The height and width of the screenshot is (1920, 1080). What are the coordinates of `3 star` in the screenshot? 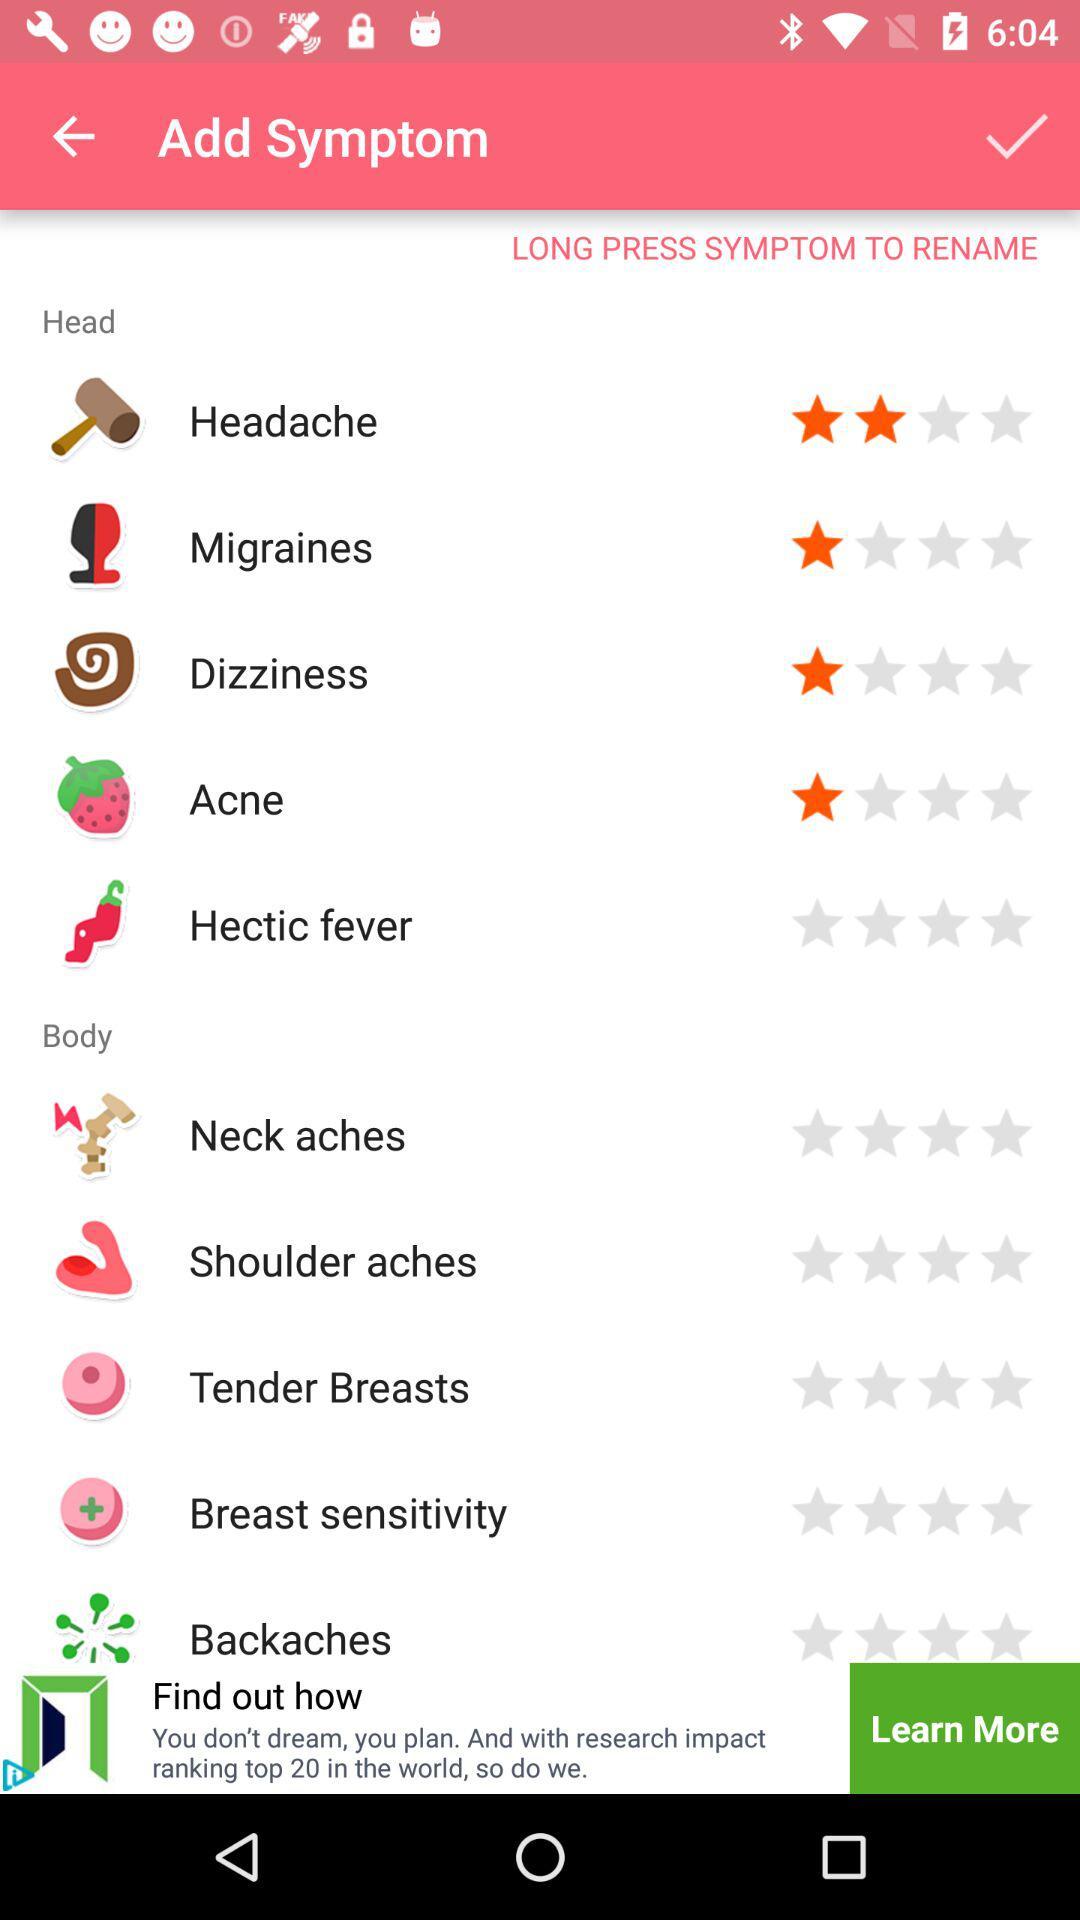 It's located at (943, 419).